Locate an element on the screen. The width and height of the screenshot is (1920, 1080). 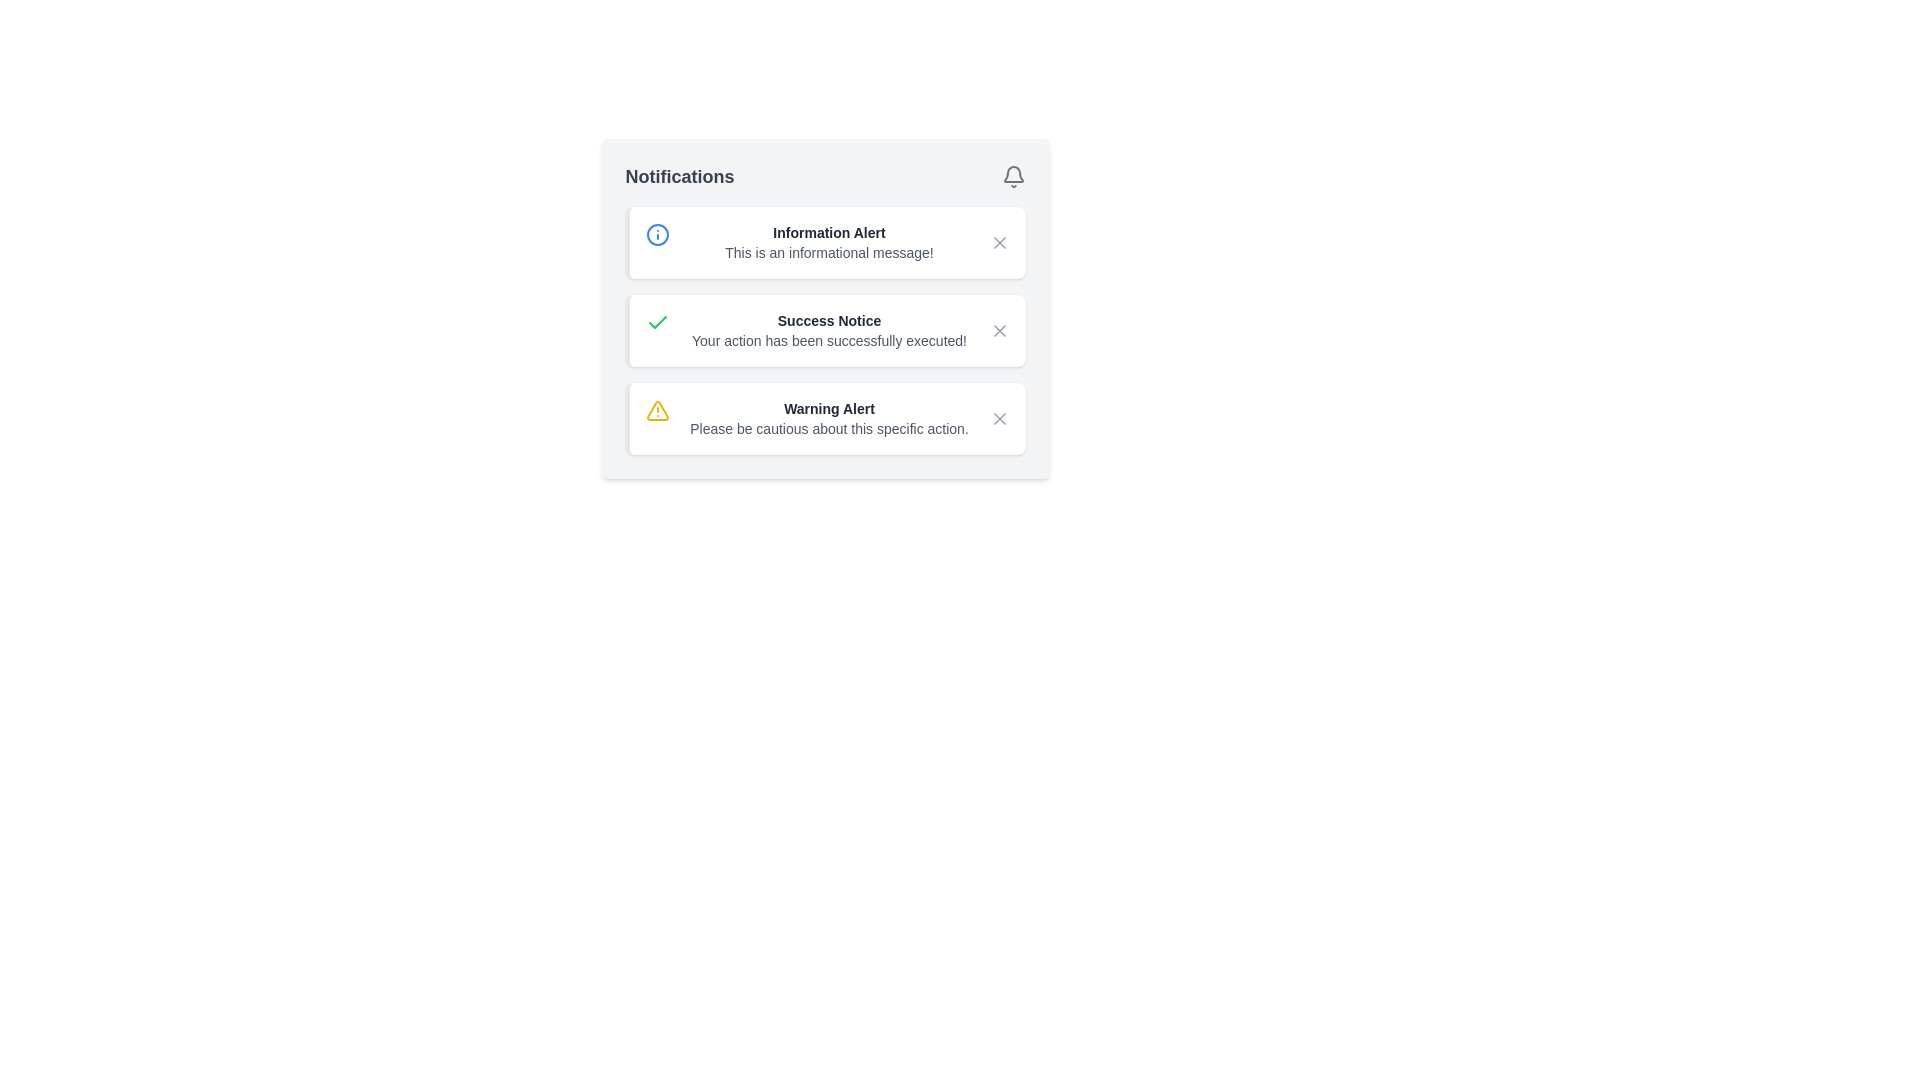
the Notification Card that indicates a successful action completion, located in the middle of the notification list, specifically the second card between an information alert and a warning alert is located at coordinates (825, 330).